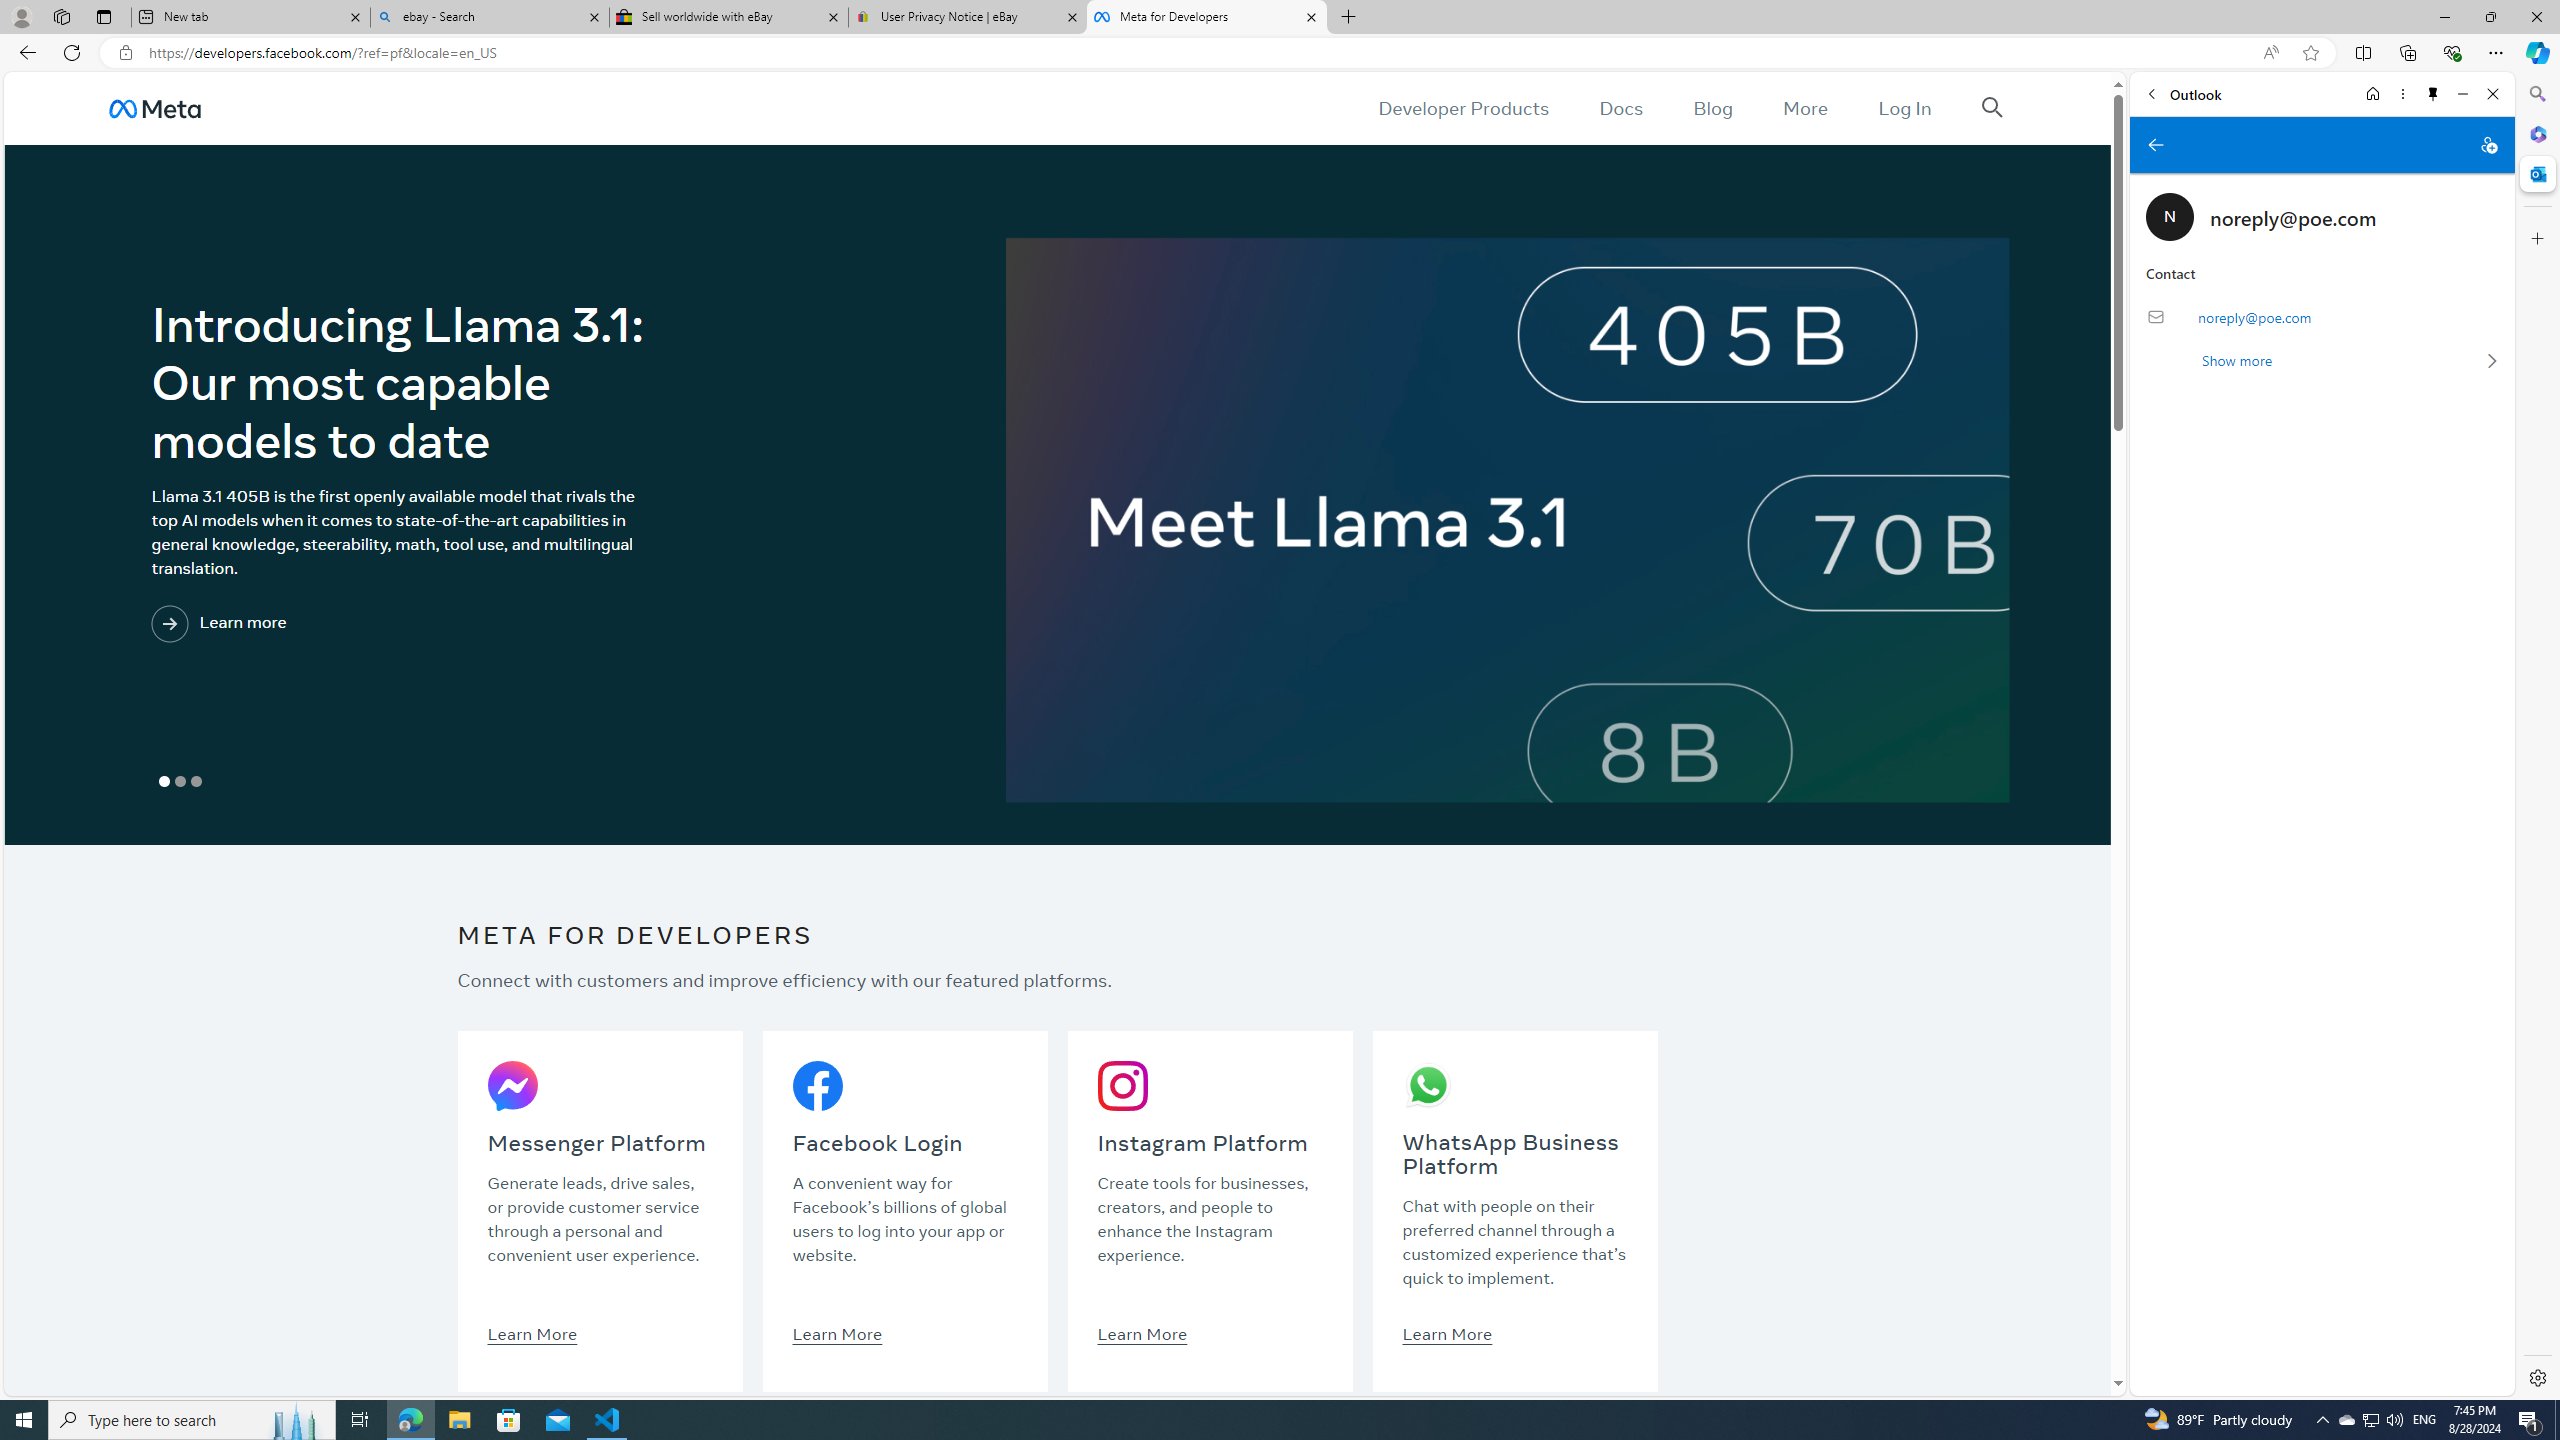 This screenshot has width=2560, height=1440. Describe the element at coordinates (1204, 16) in the screenshot. I see `'Meta for Developers'` at that location.